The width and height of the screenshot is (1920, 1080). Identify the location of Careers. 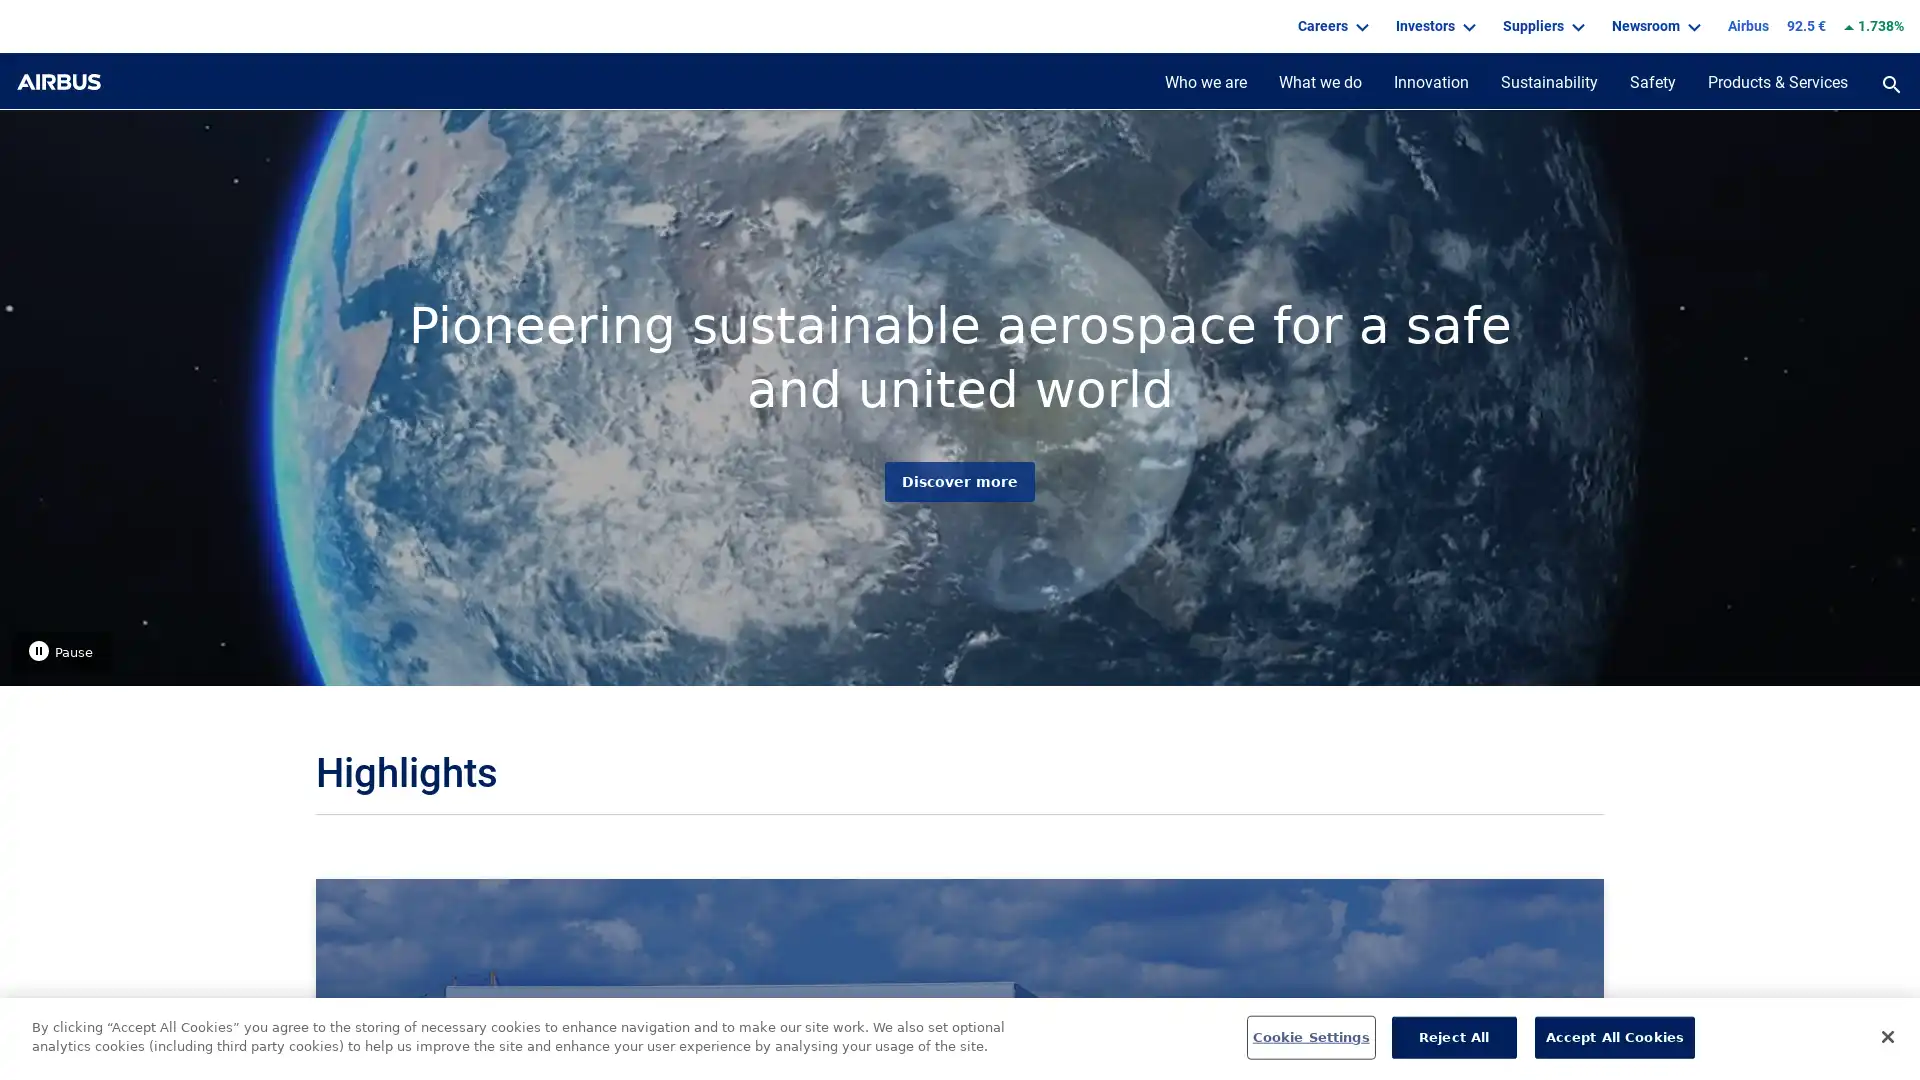
(1330, 26).